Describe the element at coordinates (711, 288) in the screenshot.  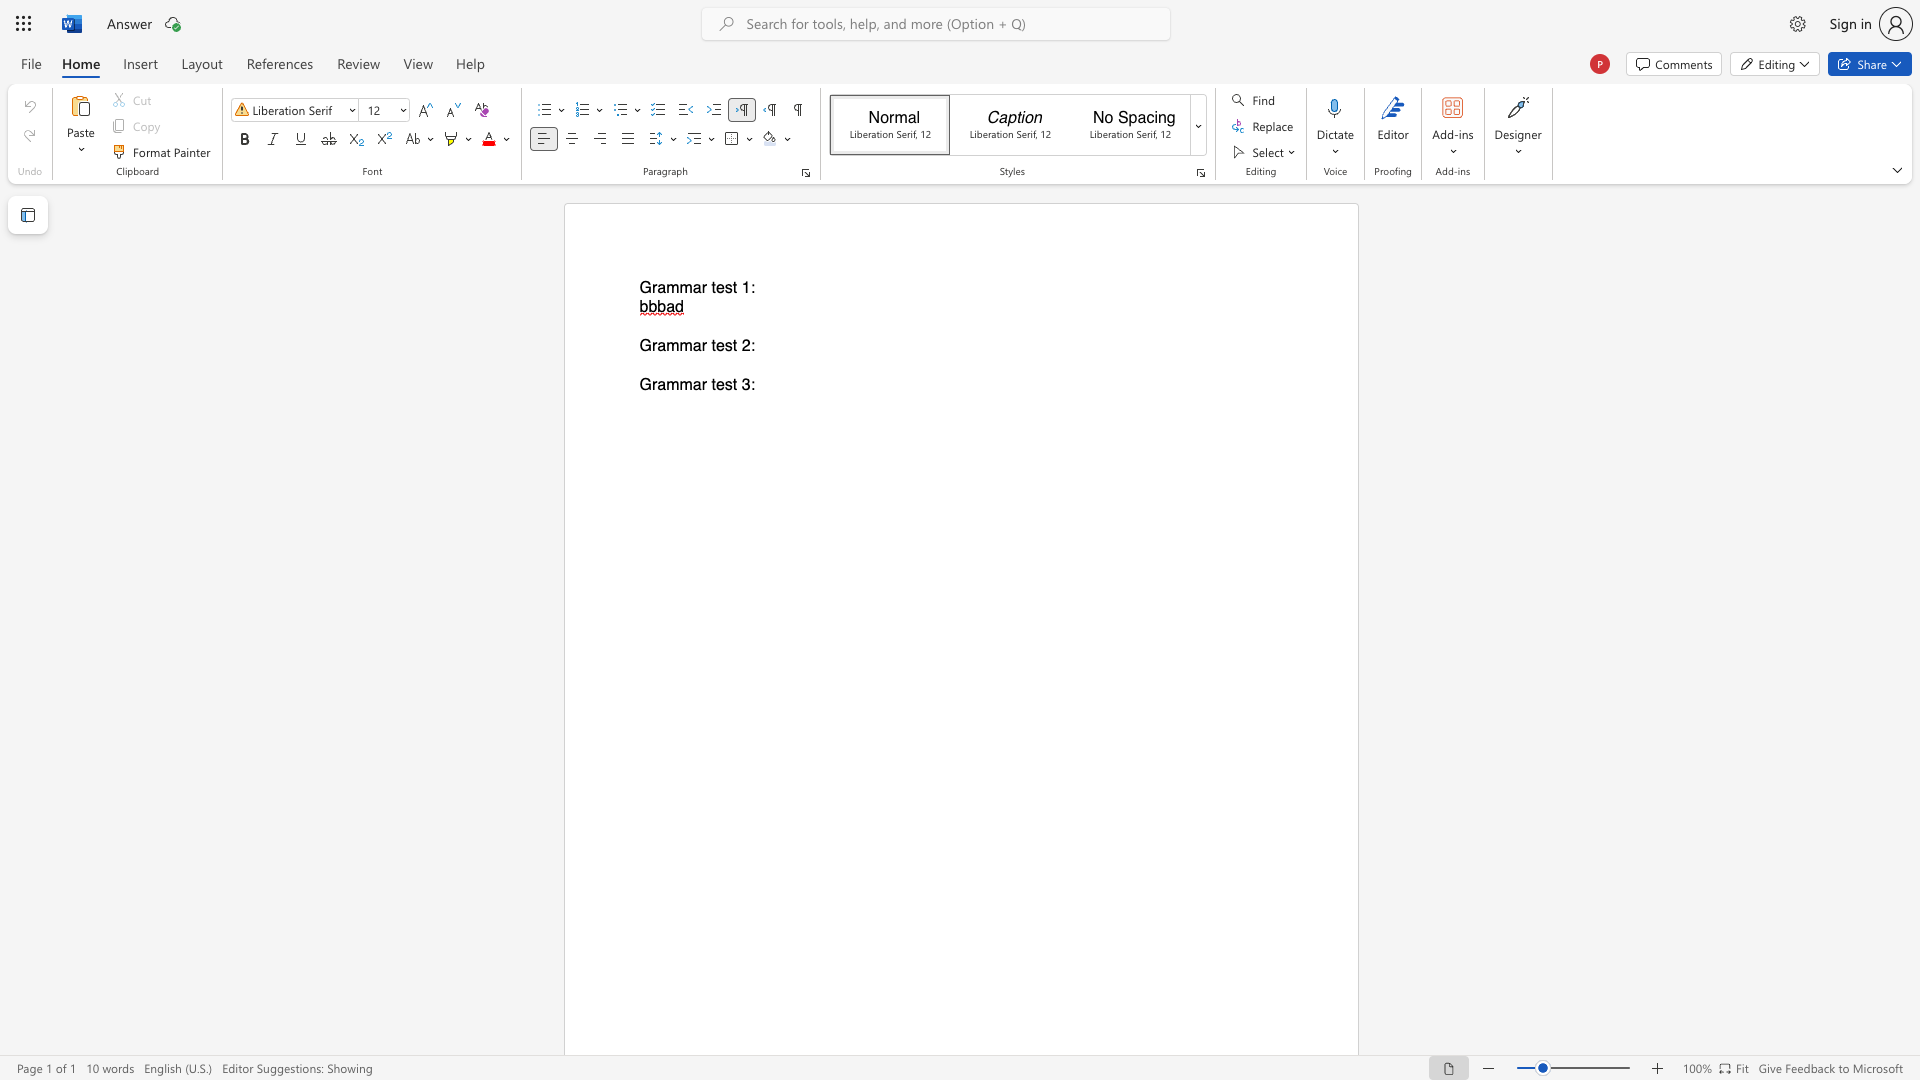
I see `the subset text "test 1" within the text "Grammar test 1:"` at that location.